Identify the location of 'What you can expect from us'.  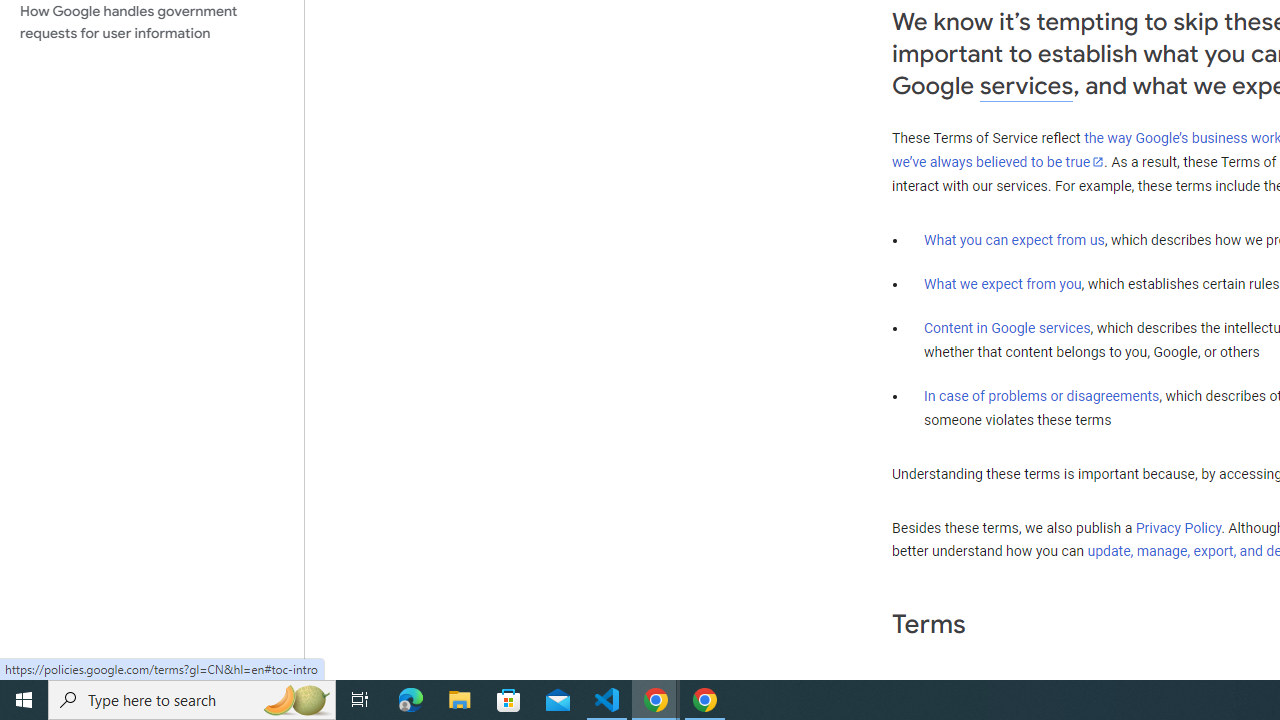
(1014, 239).